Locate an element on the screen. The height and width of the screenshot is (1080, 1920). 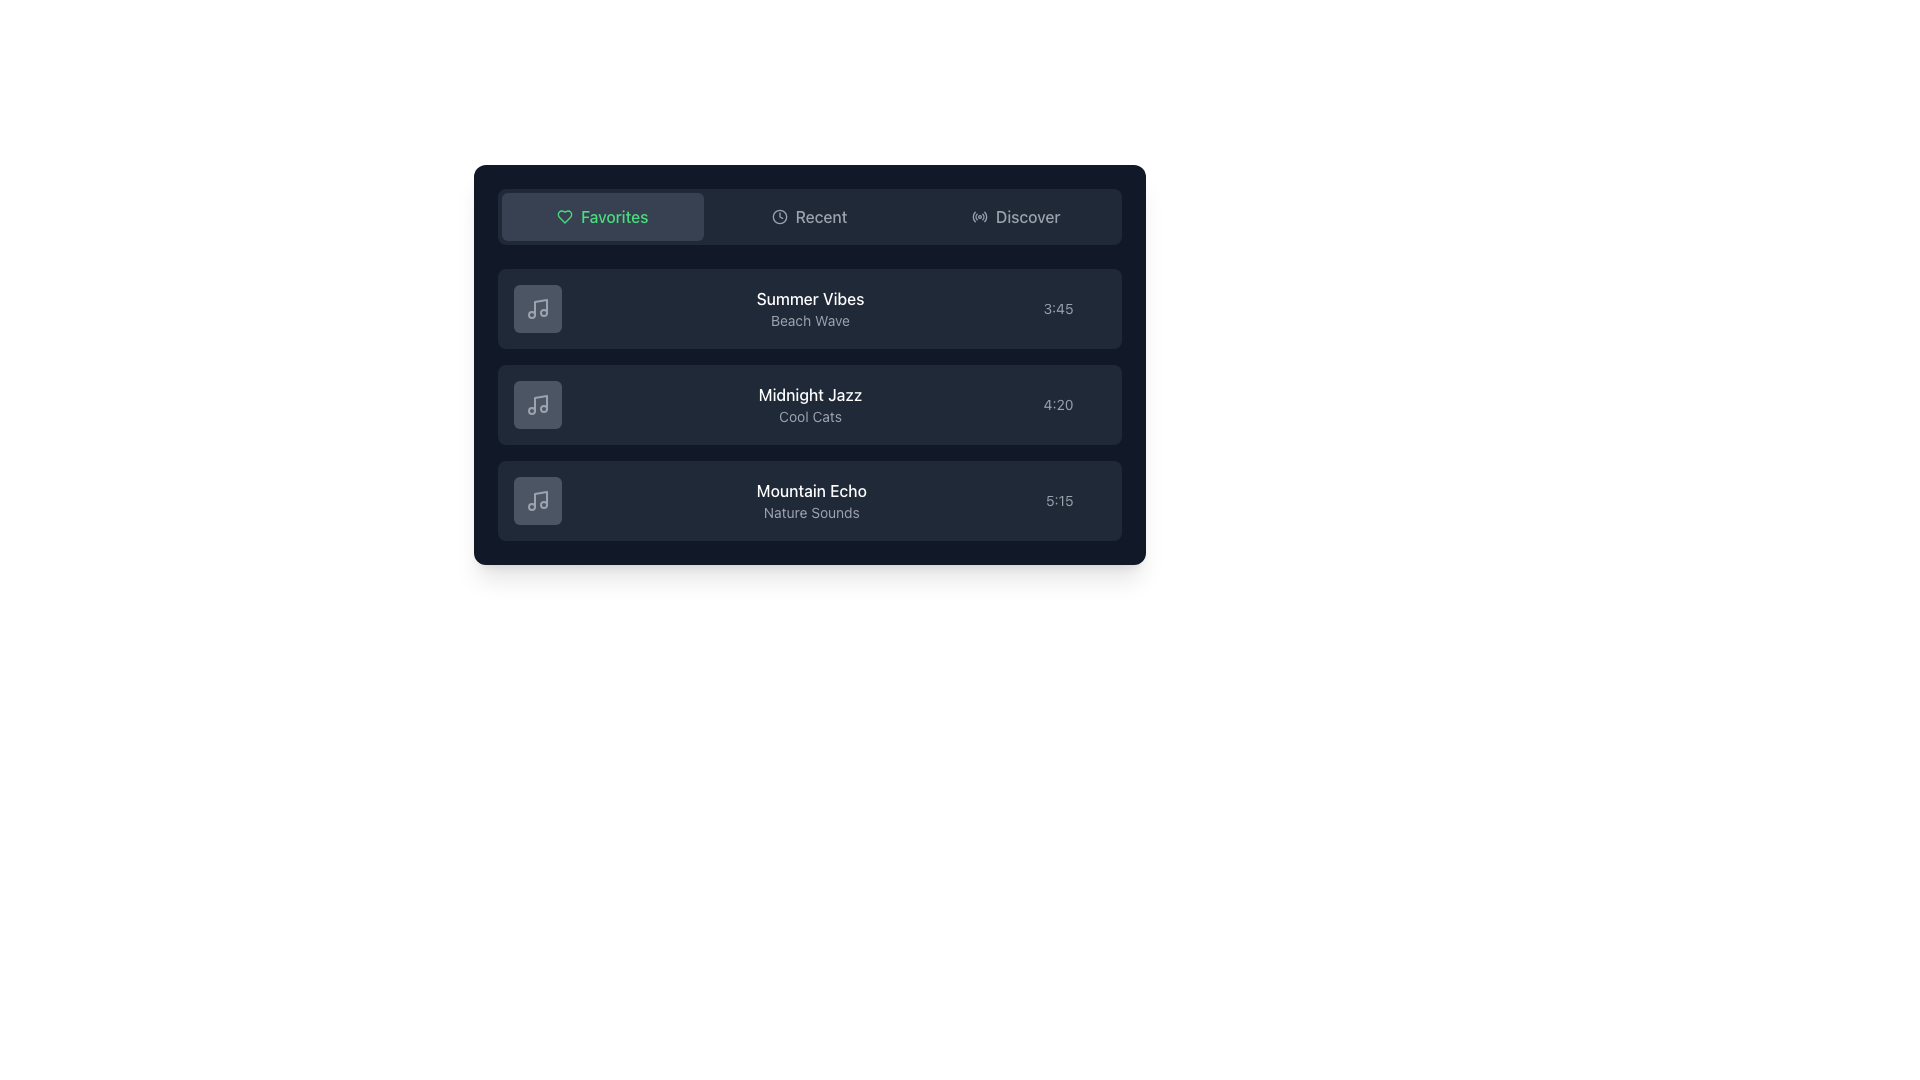
text content of the text label displaying 'Beach Wave', which is aligned beneath the larger text 'Summer Vibes' is located at coordinates (810, 319).